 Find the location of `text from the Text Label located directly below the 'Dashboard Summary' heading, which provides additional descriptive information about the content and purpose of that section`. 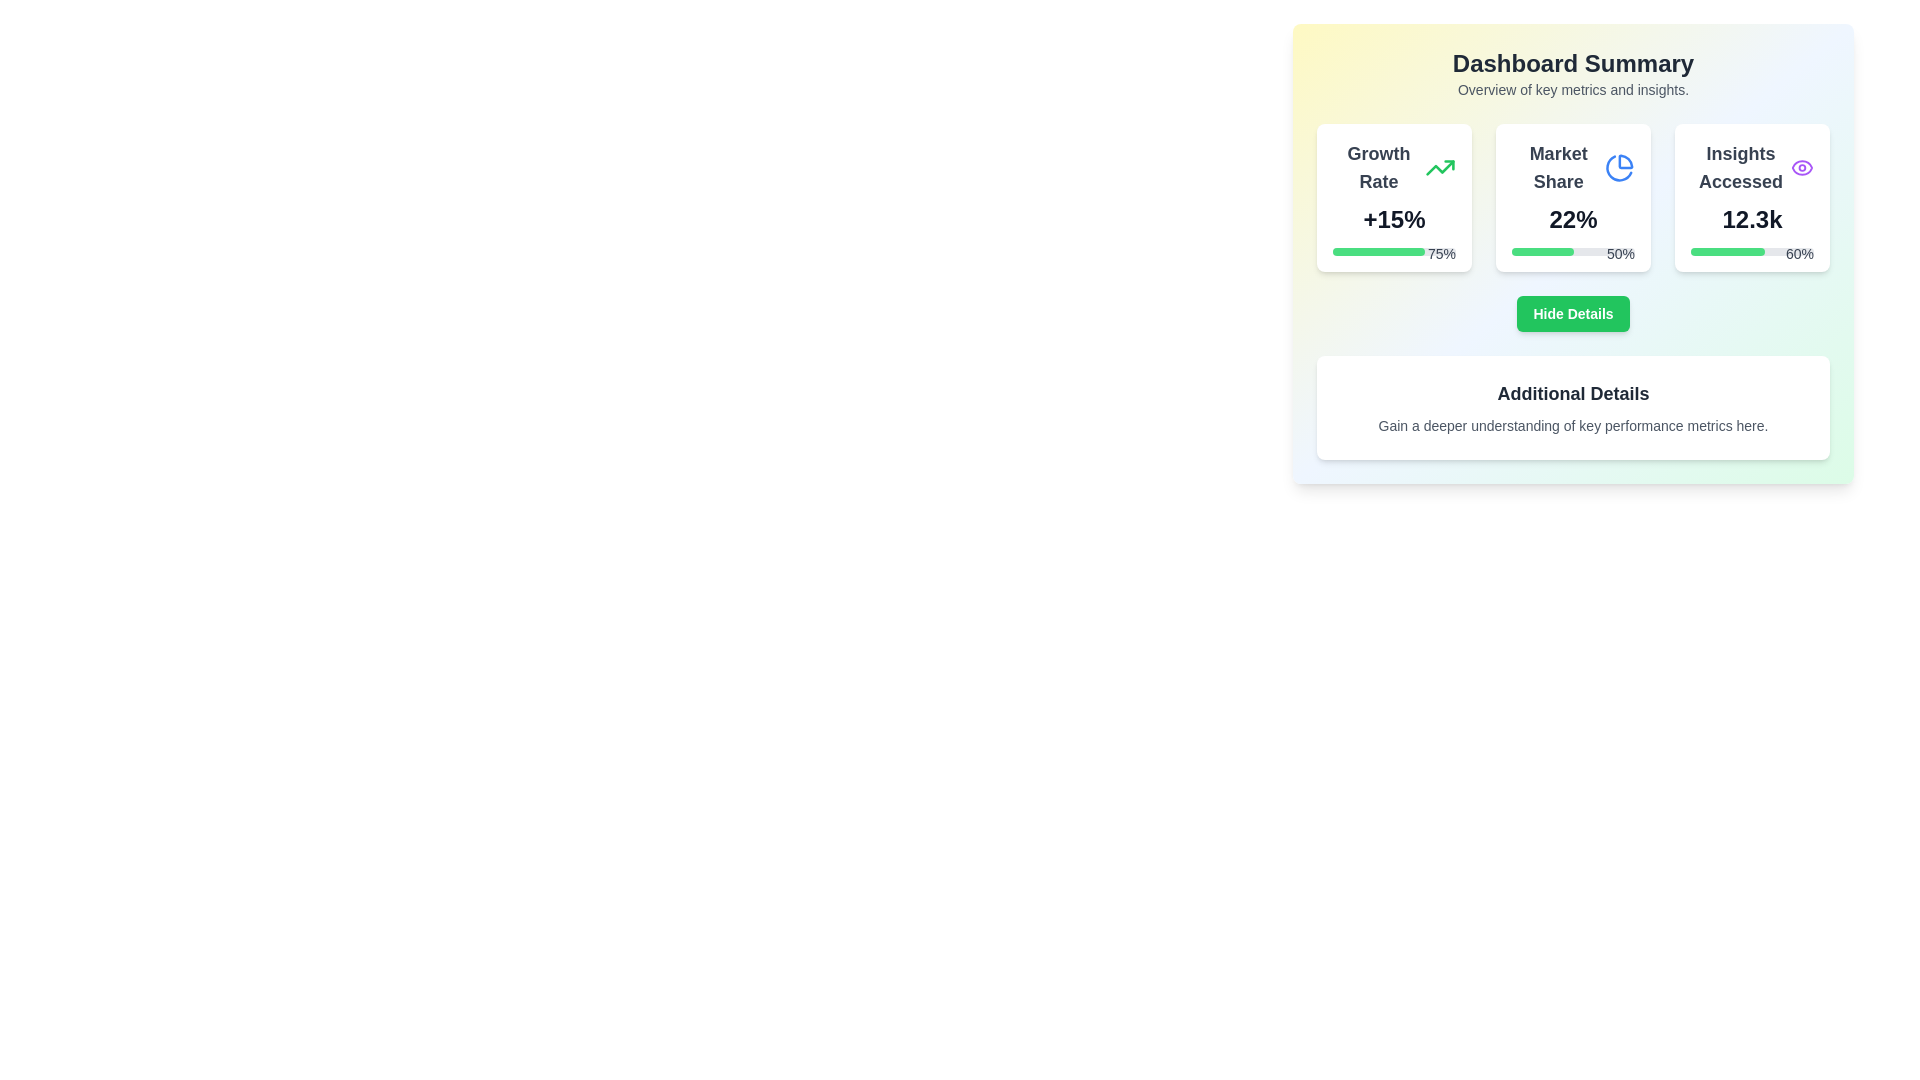

text from the Text Label located directly below the 'Dashboard Summary' heading, which provides additional descriptive information about the content and purpose of that section is located at coordinates (1572, 88).